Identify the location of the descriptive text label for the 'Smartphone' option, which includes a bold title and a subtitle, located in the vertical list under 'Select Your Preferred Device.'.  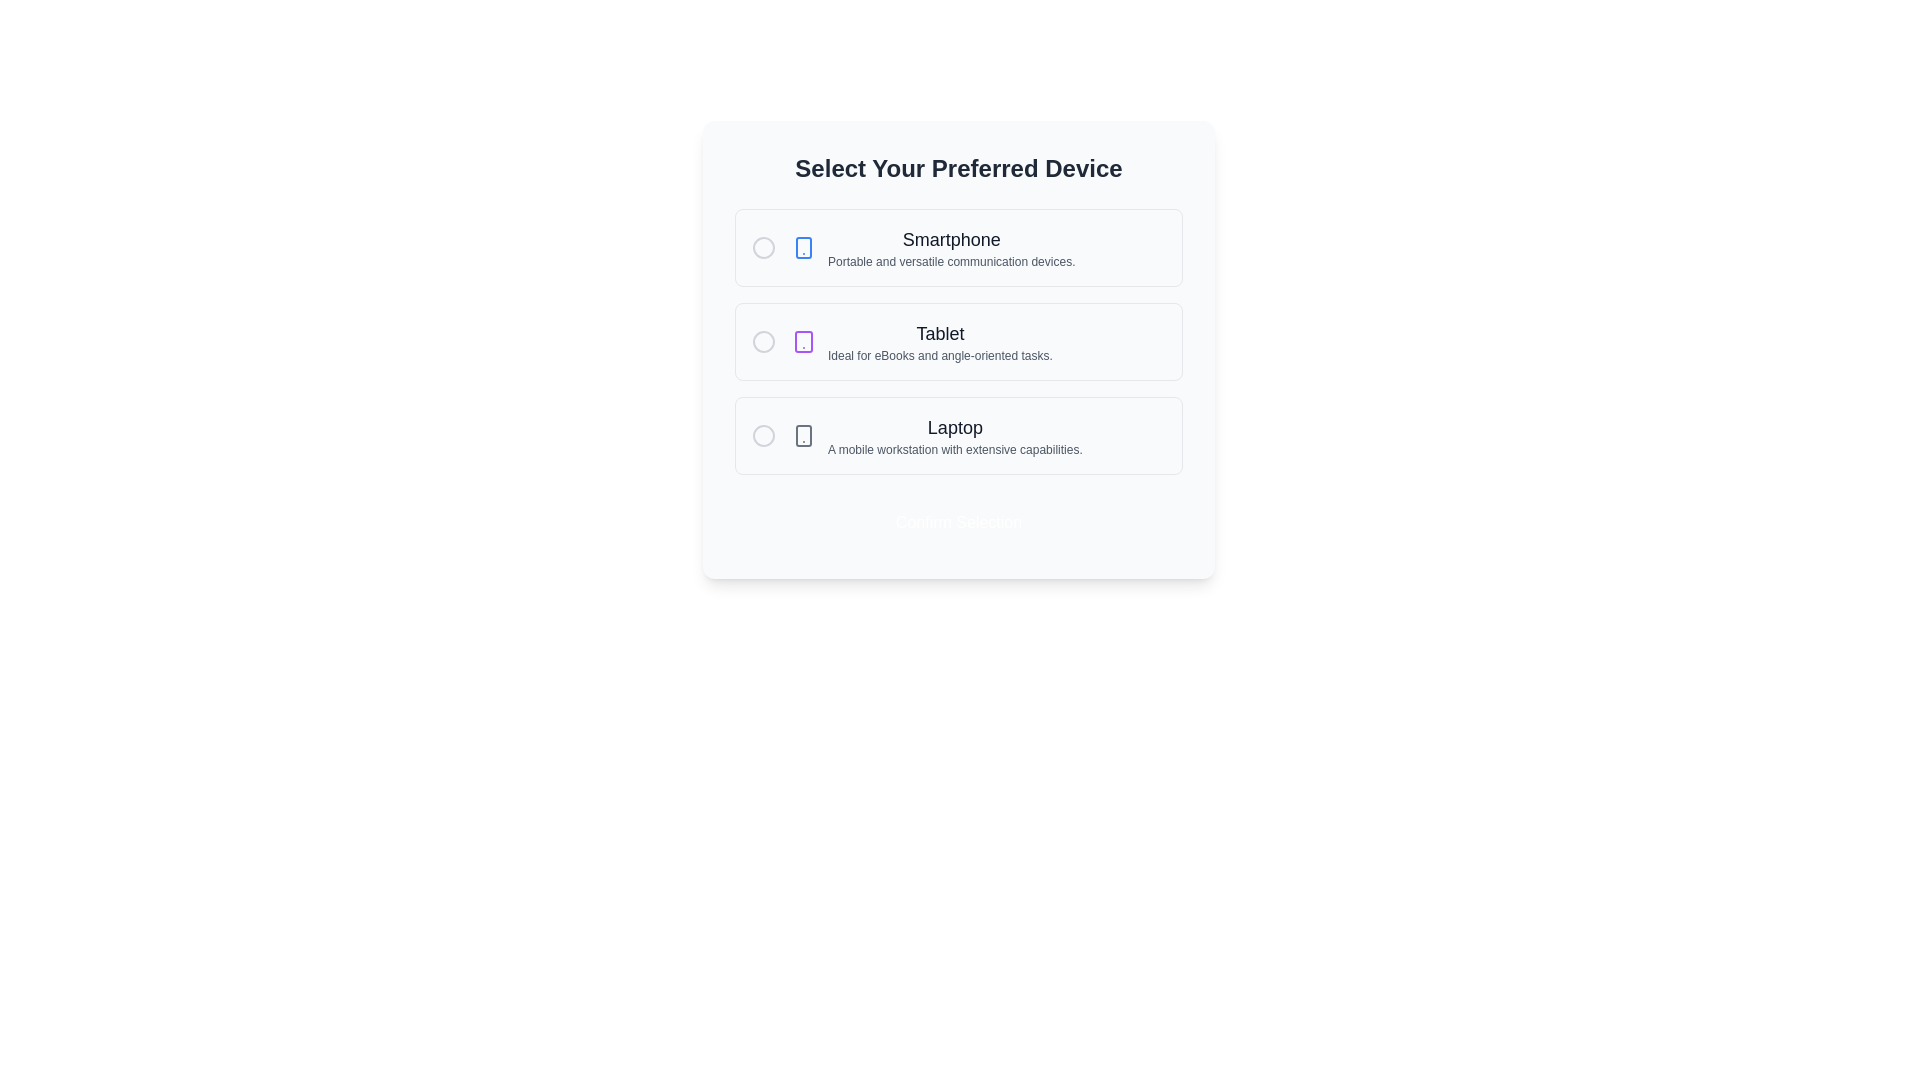
(950, 246).